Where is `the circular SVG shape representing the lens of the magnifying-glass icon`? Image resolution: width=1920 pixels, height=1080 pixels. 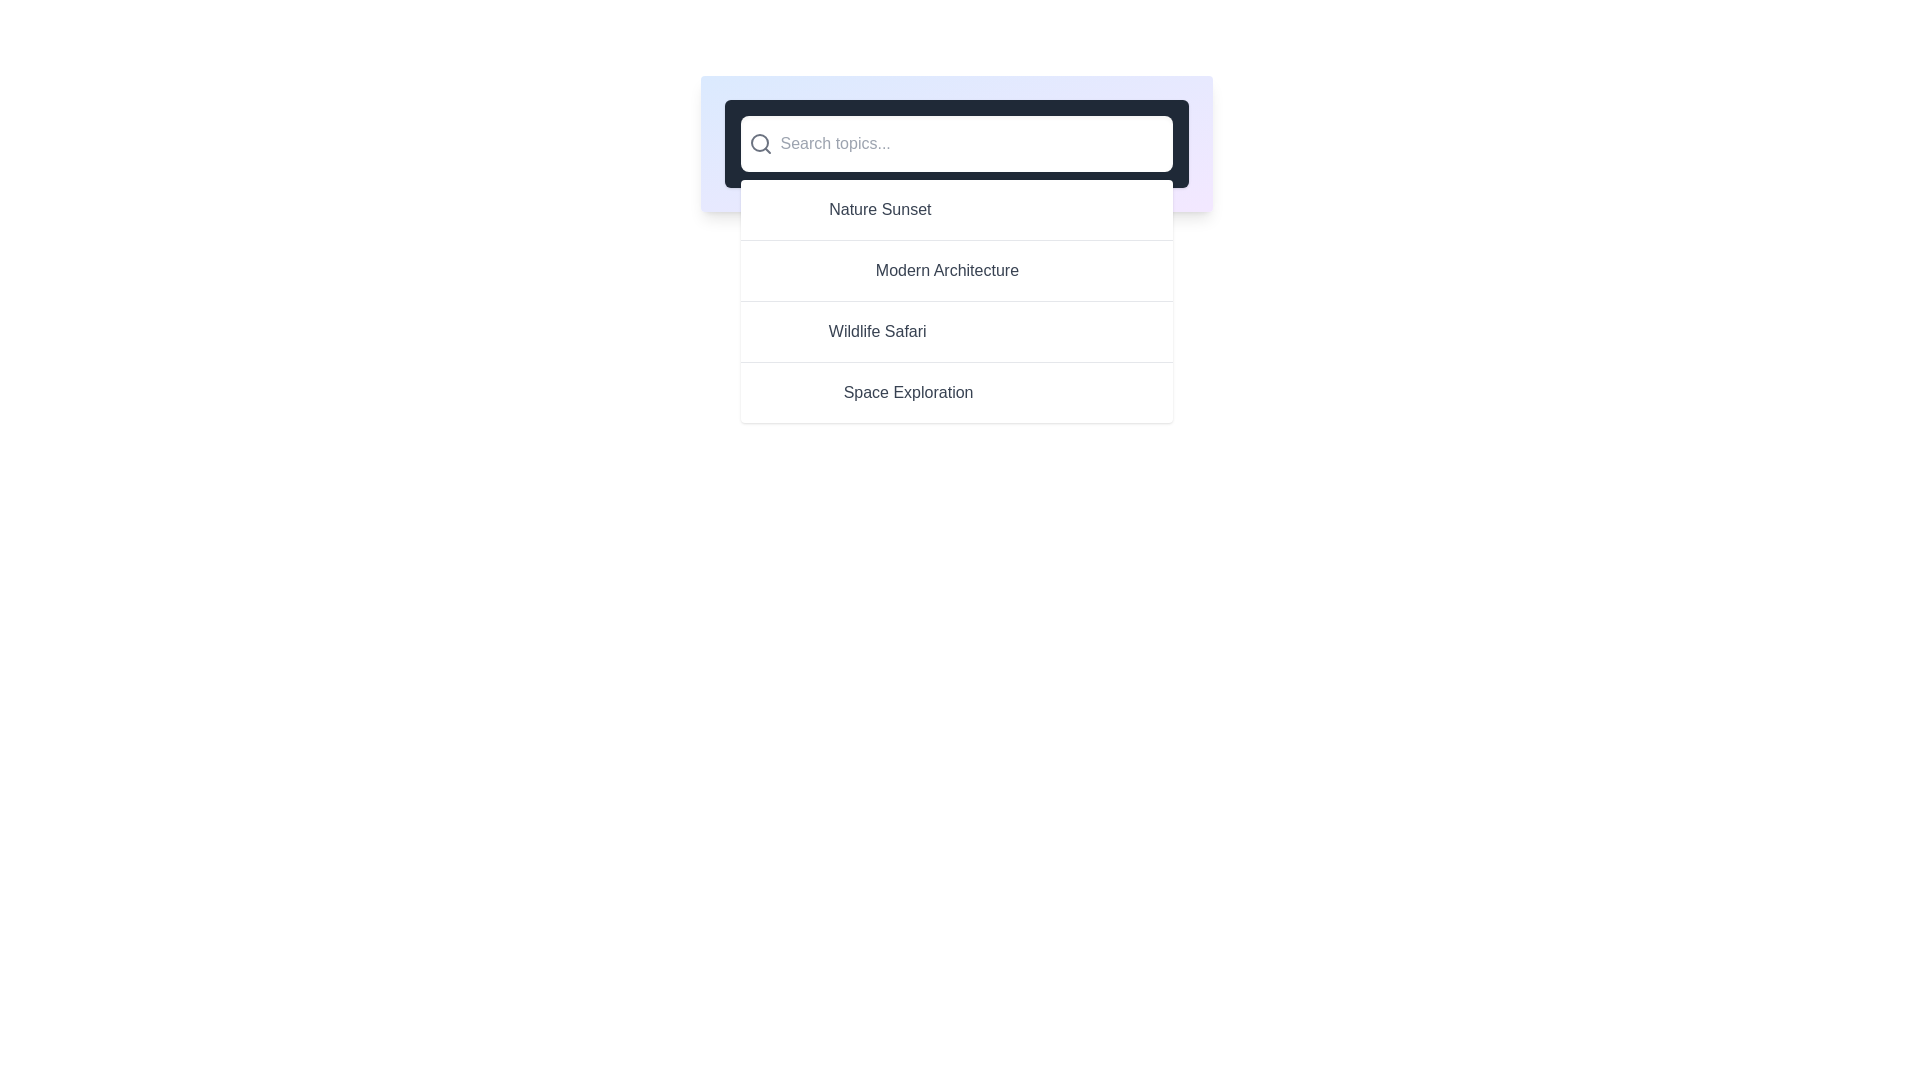
the circular SVG shape representing the lens of the magnifying-glass icon is located at coordinates (758, 141).